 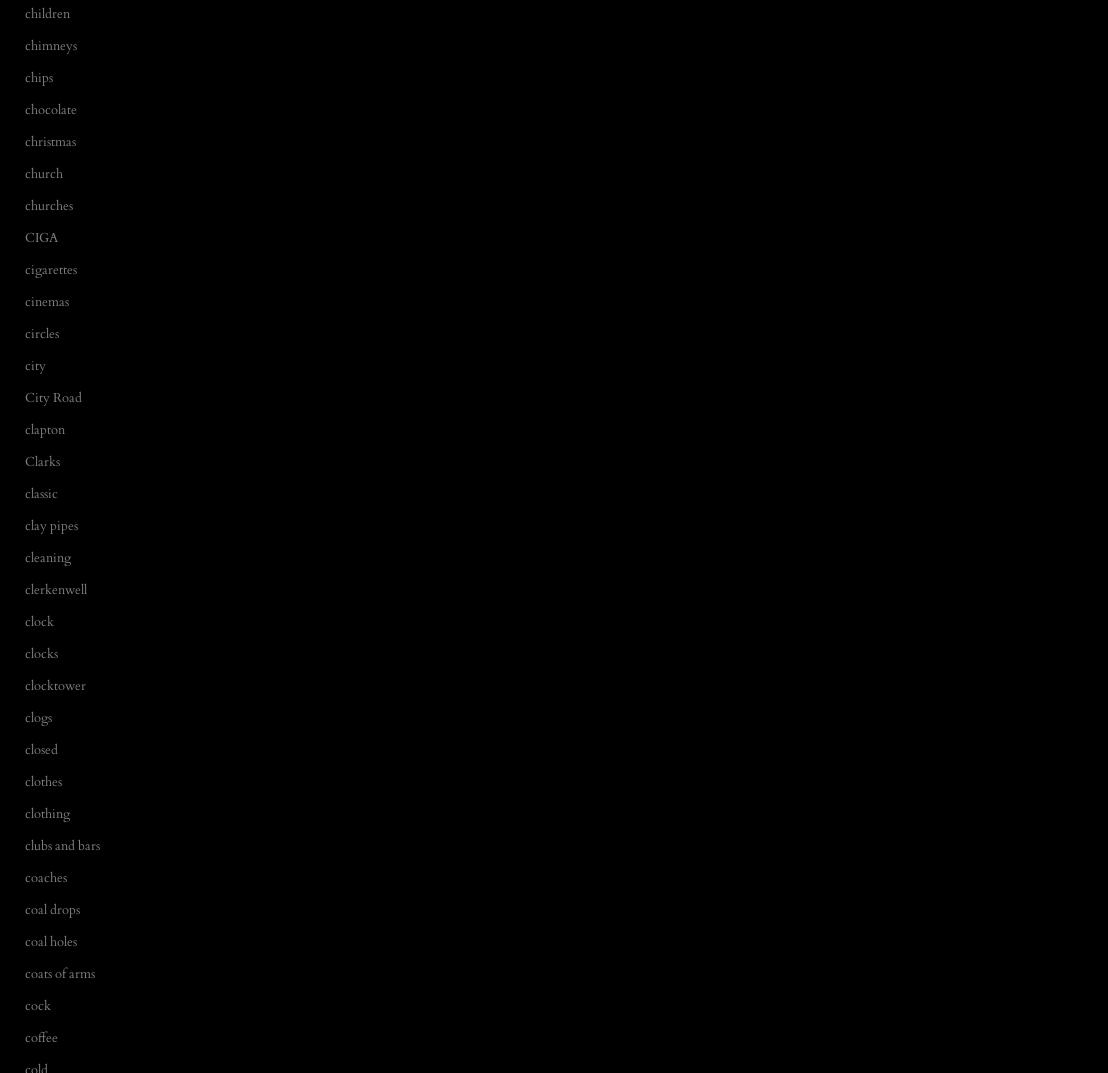 I want to click on 'cinemas', so click(x=46, y=300).